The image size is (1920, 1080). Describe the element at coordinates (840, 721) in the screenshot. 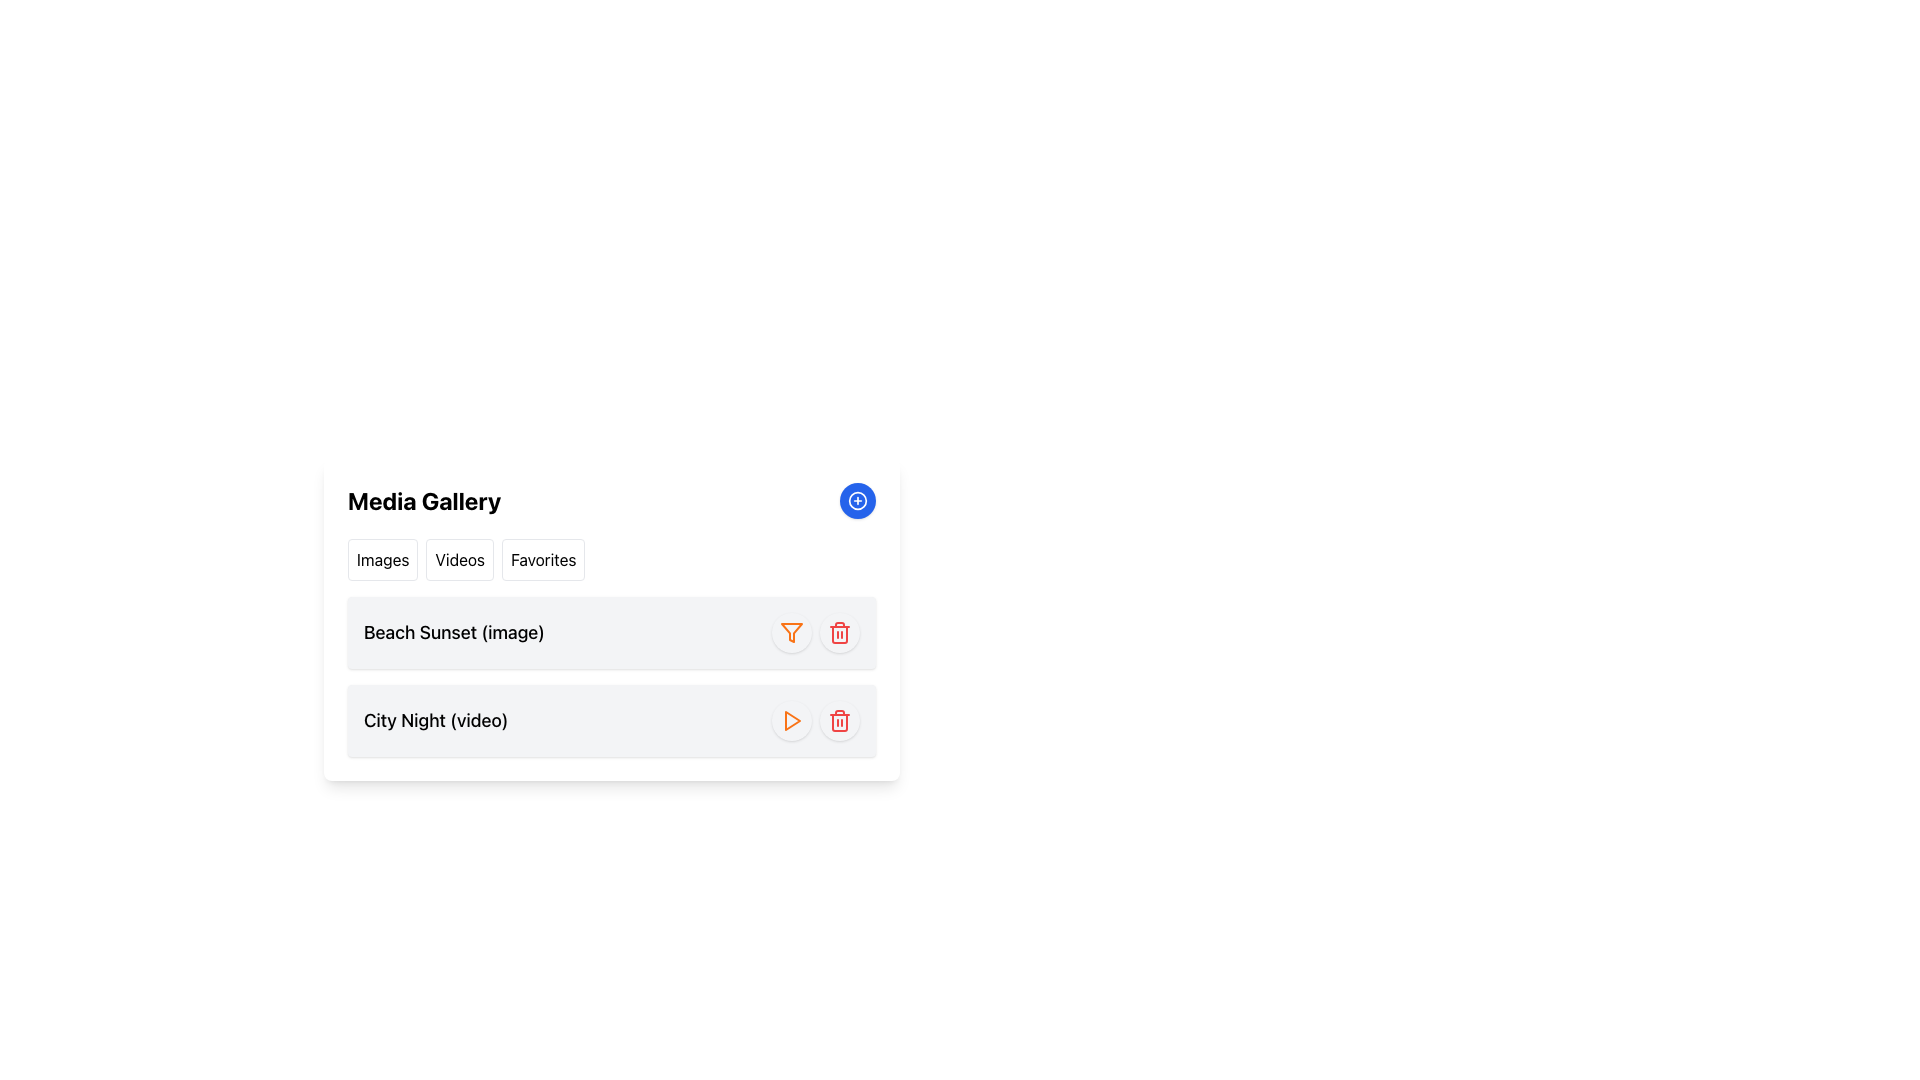

I see `the circular red trash bin button to initiate a delete action in the Media Gallery interface, specifically for the entry 'City Night (video)'` at that location.